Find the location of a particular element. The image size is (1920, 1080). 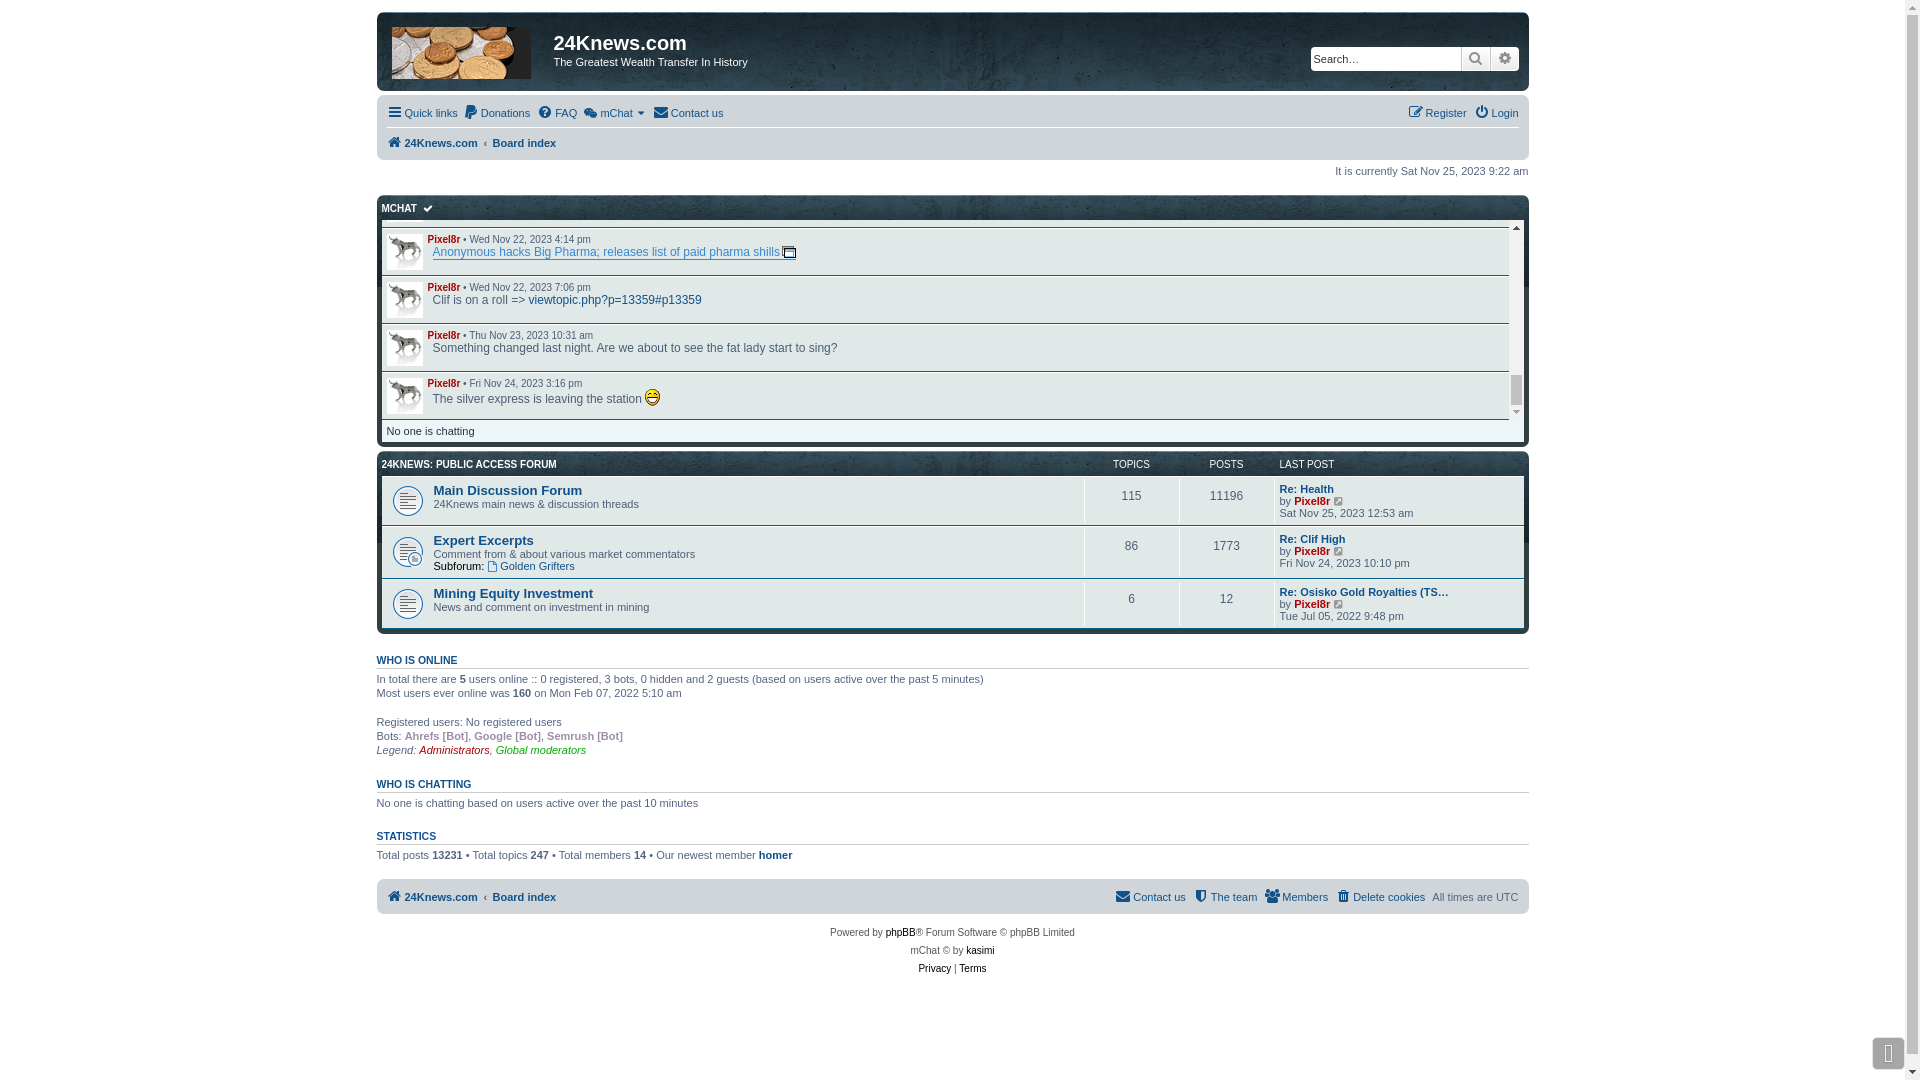

'Terms' is located at coordinates (972, 967).